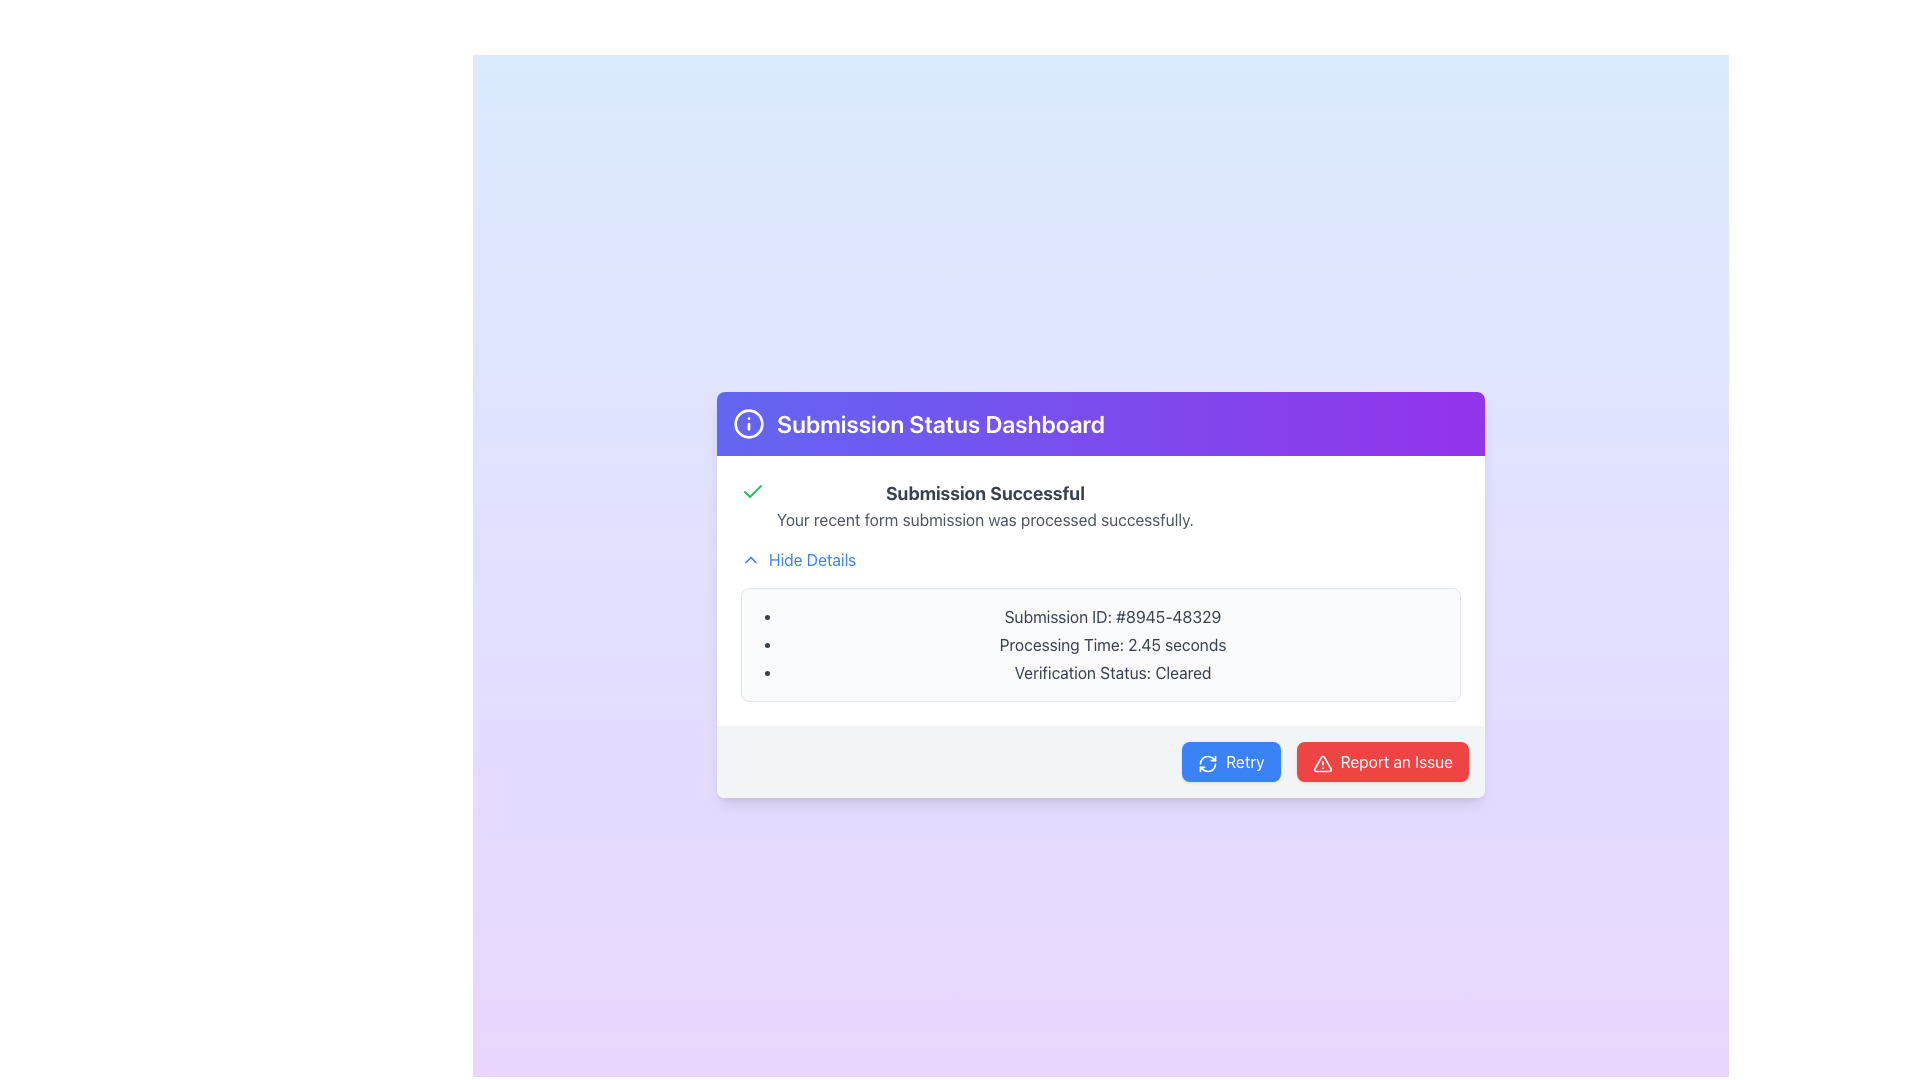 The height and width of the screenshot is (1080, 1920). I want to click on the alert icon that is part of the 'Report an Issue' button component, located to the left of the button's text in the bottom-right corner of the dialog, so click(1322, 763).